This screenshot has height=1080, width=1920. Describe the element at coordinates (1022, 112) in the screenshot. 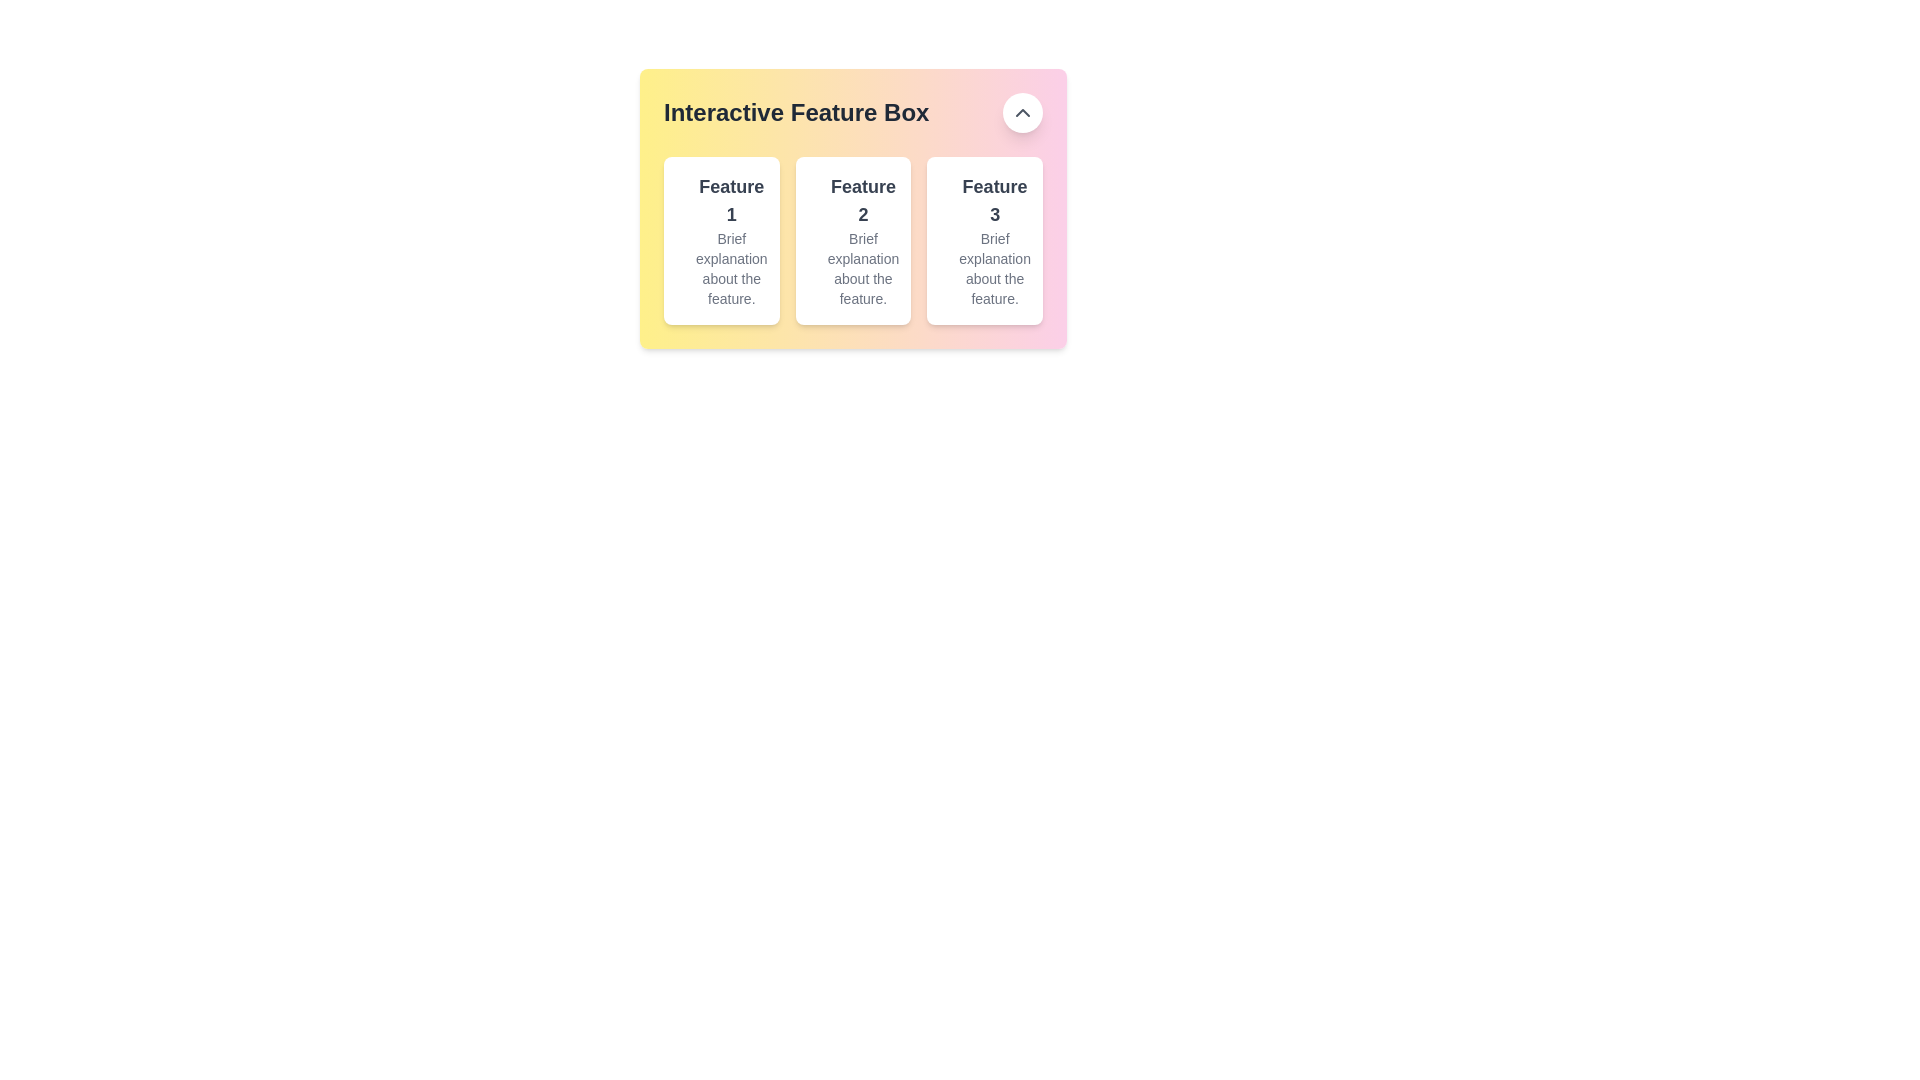

I see `the chevron-up icon located at the top center of the circular button within the 'Interactive Feature Box'` at that location.